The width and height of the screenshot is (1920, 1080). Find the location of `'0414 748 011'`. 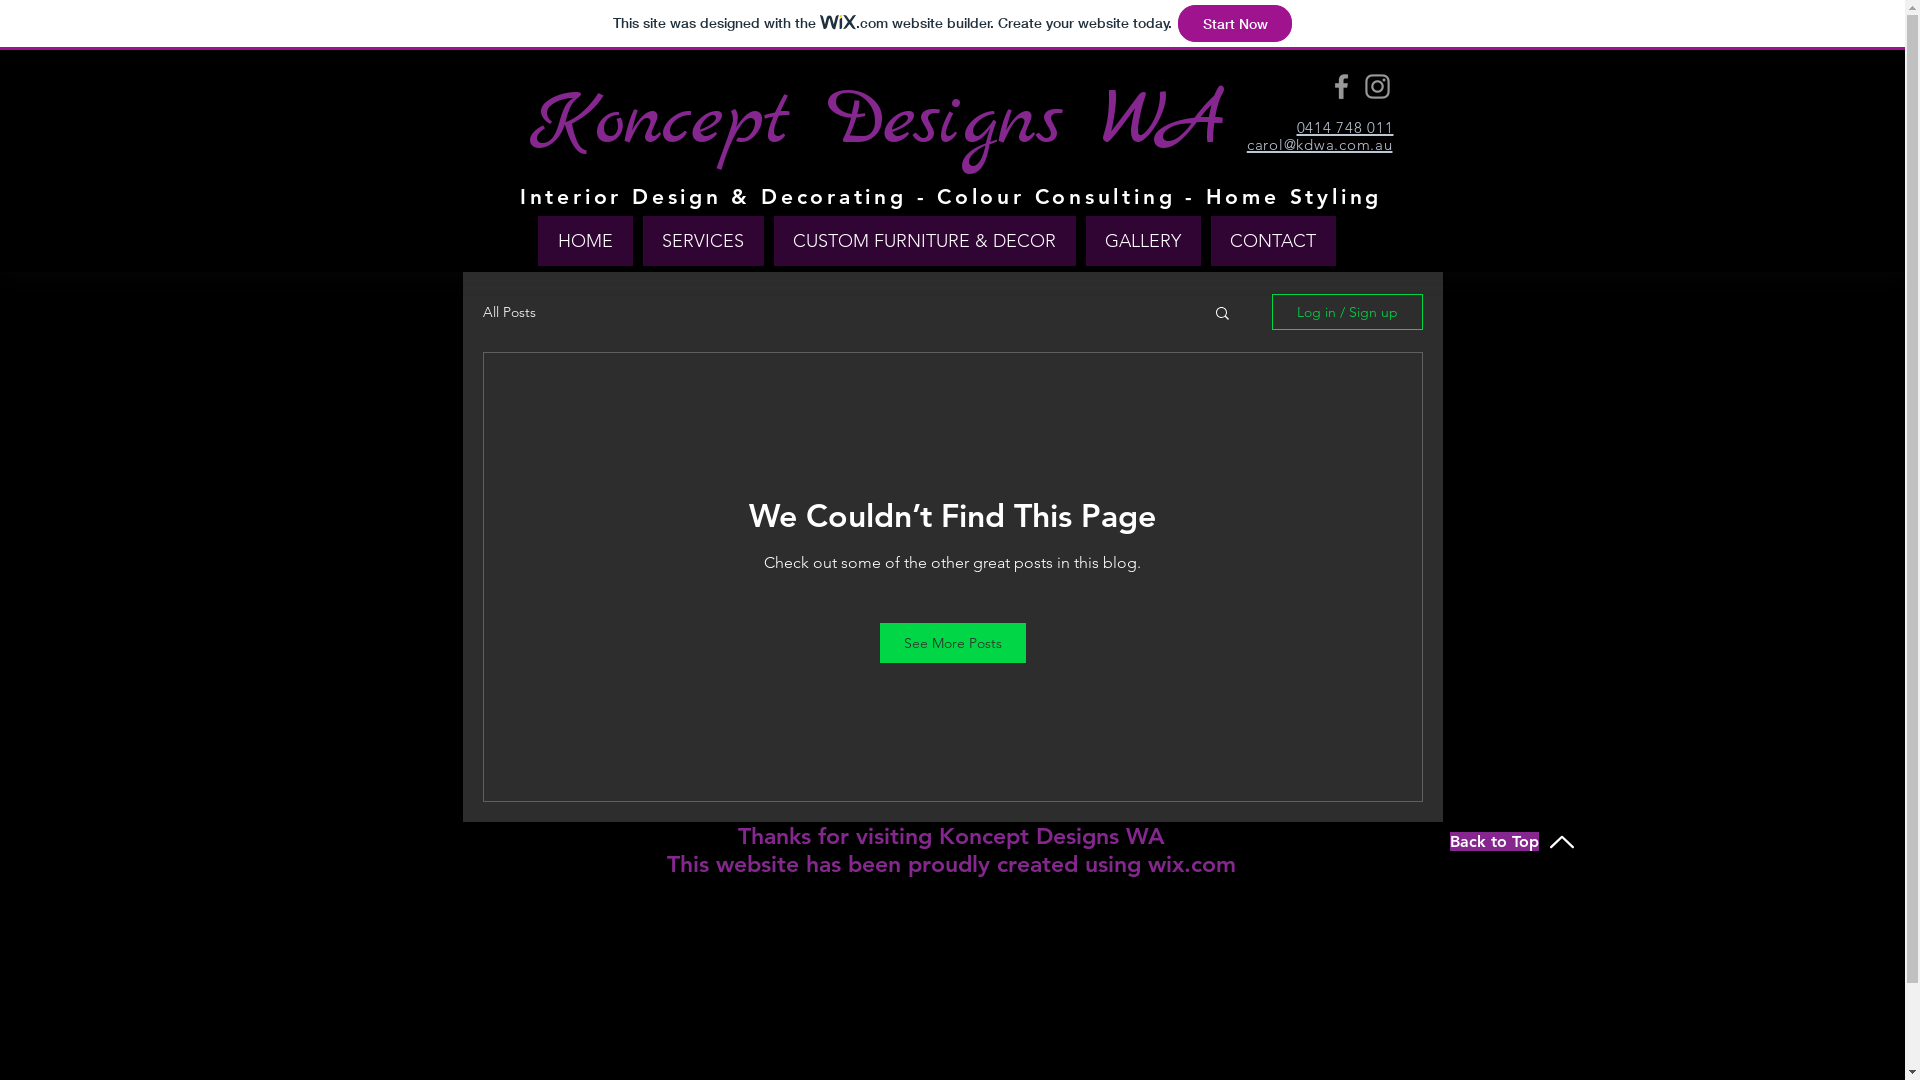

'0414 748 011' is located at coordinates (1296, 126).